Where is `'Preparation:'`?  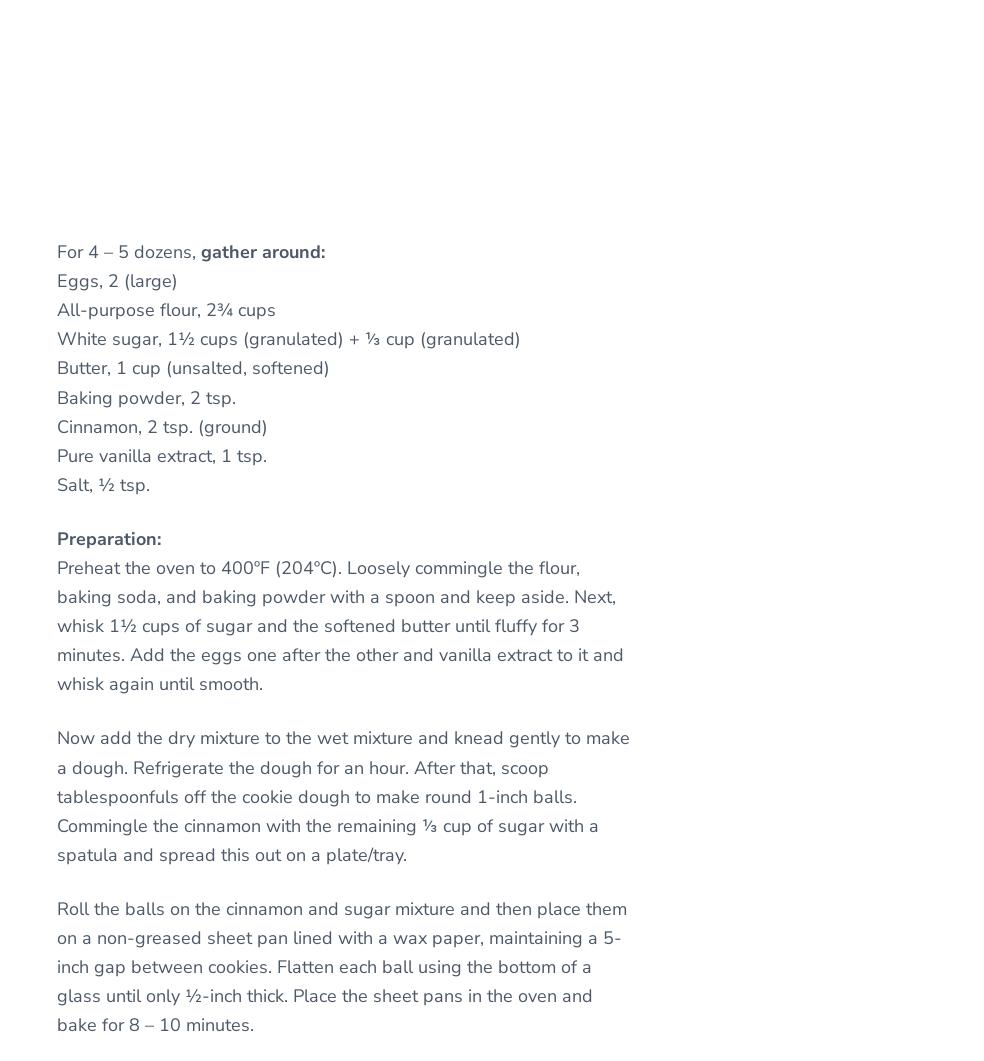 'Preparation:' is located at coordinates (108, 537).